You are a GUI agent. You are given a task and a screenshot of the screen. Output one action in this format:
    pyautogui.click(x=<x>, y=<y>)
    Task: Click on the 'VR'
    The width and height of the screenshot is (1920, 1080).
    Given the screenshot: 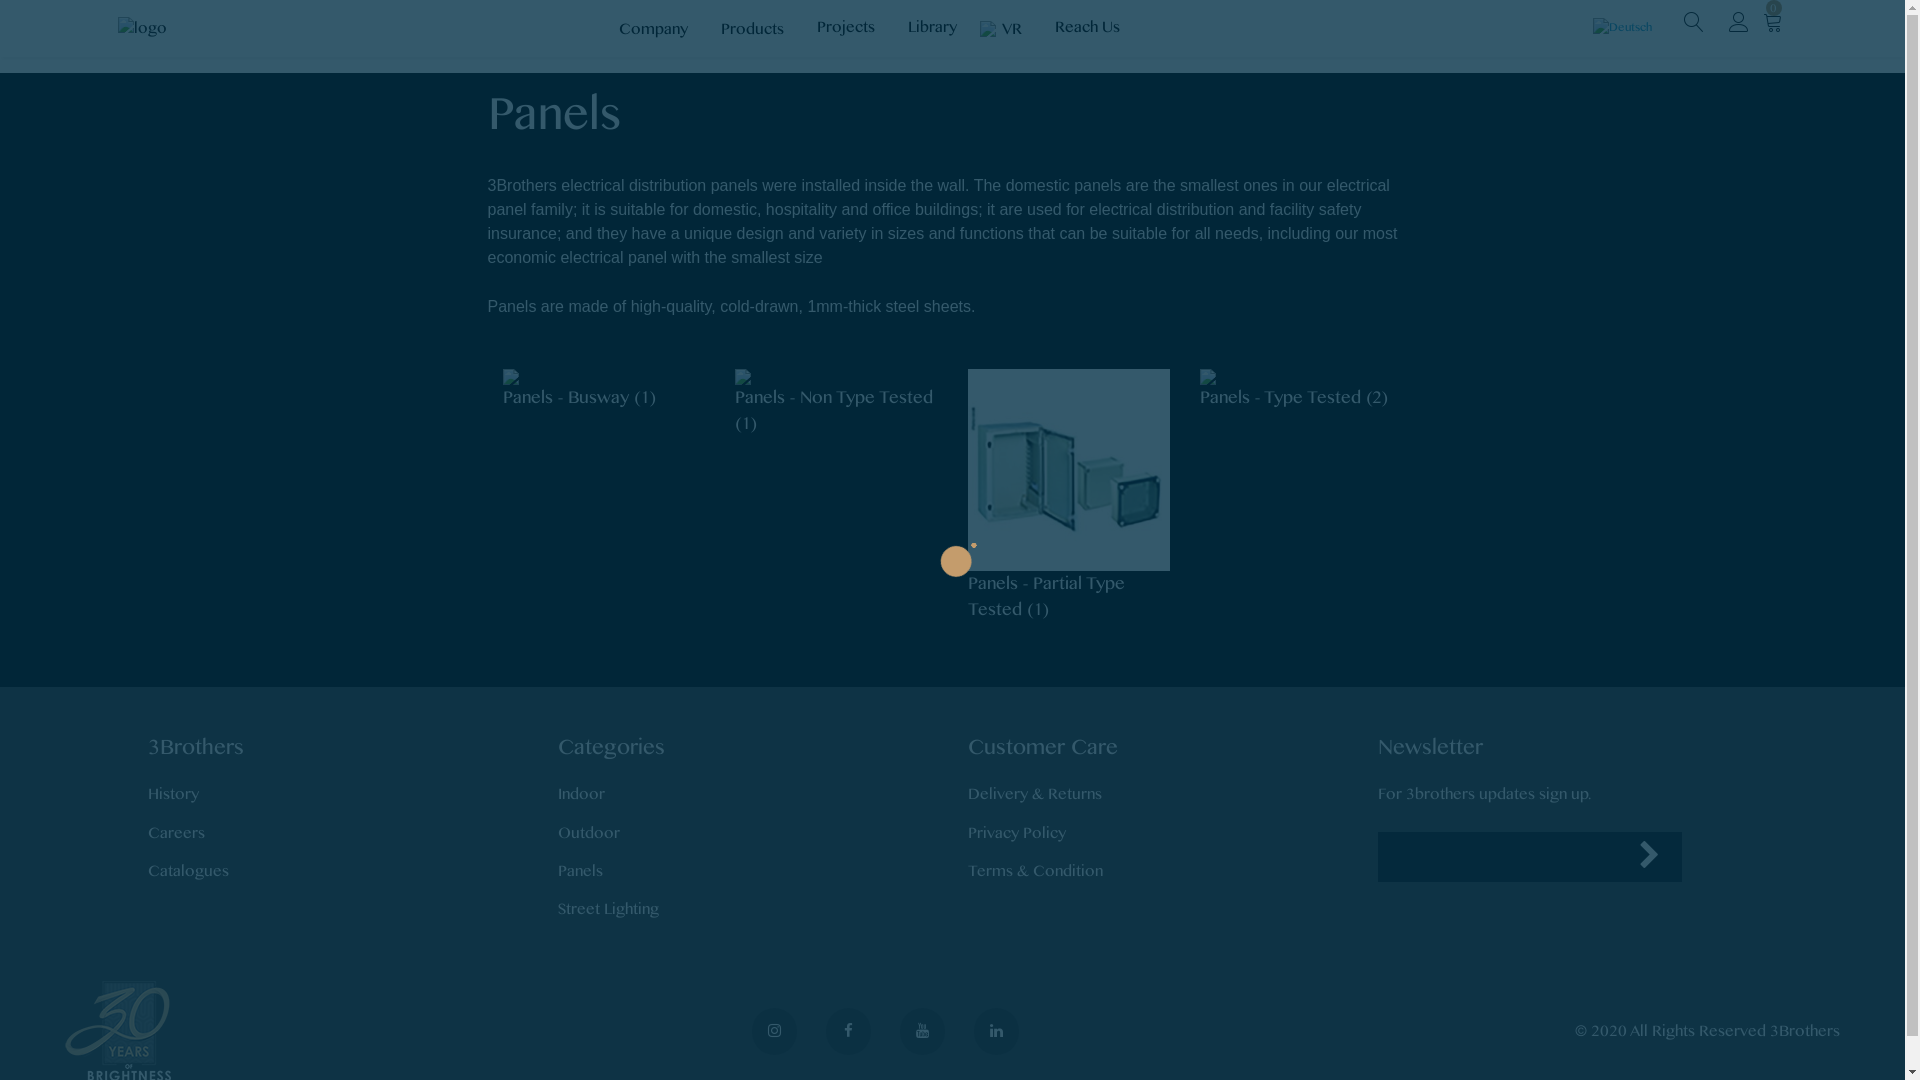 What is the action you would take?
    pyautogui.click(x=1006, y=28)
    